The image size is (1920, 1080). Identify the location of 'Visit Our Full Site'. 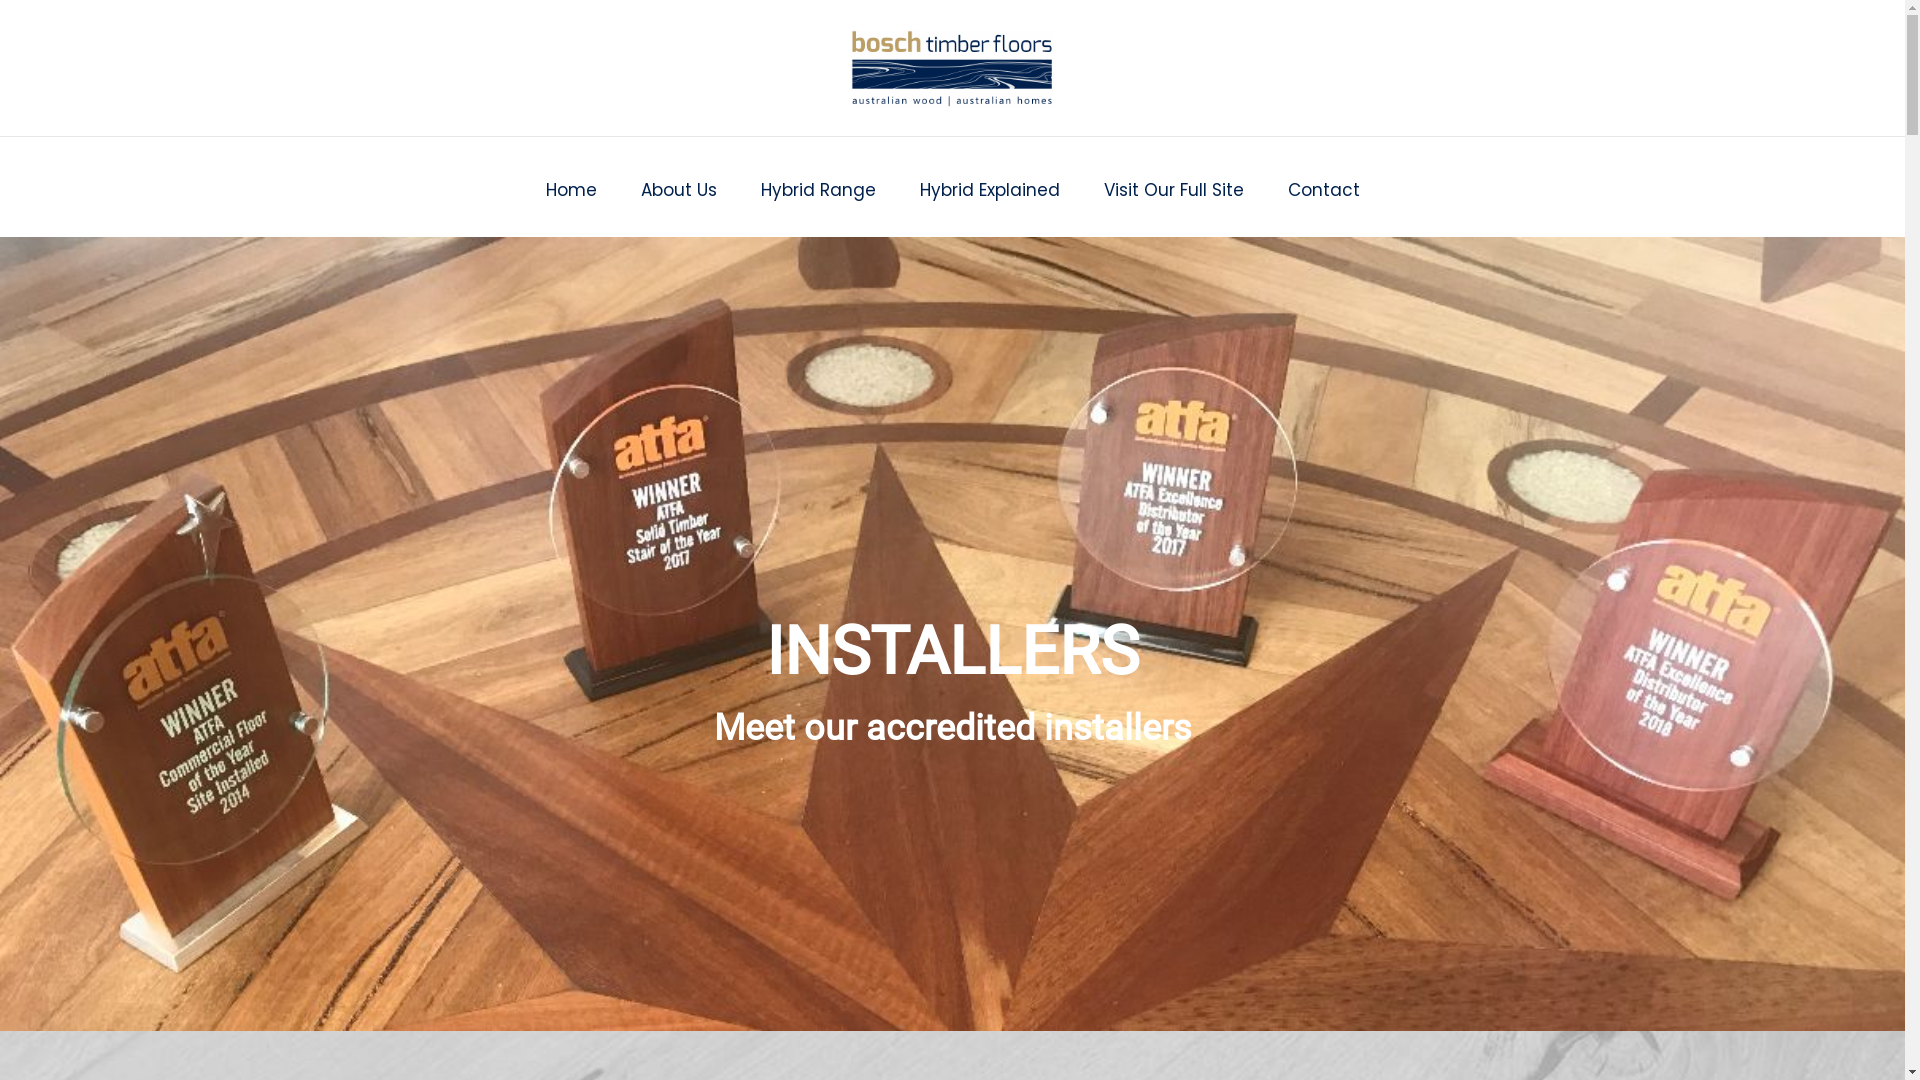
(1174, 185).